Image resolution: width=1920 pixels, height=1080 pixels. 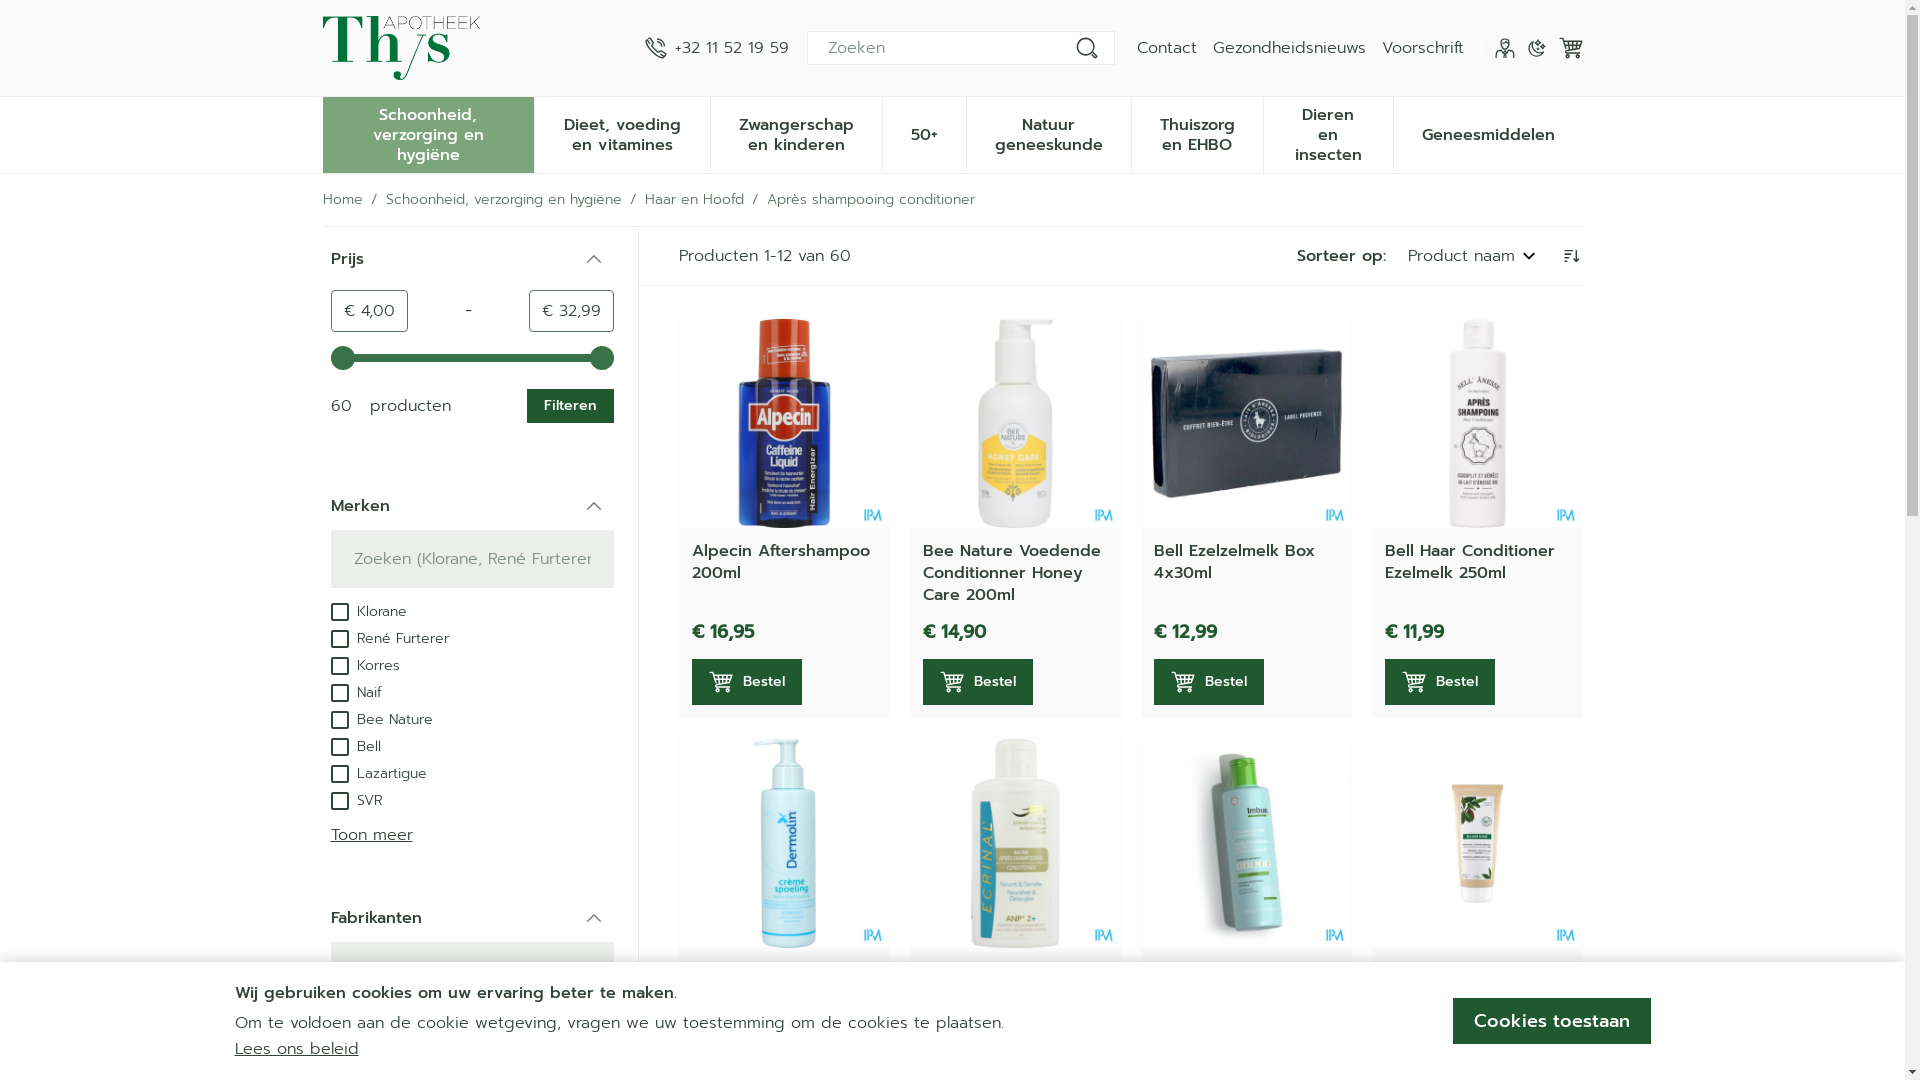 I want to click on 'Apotheek Thys', so click(x=400, y=46).